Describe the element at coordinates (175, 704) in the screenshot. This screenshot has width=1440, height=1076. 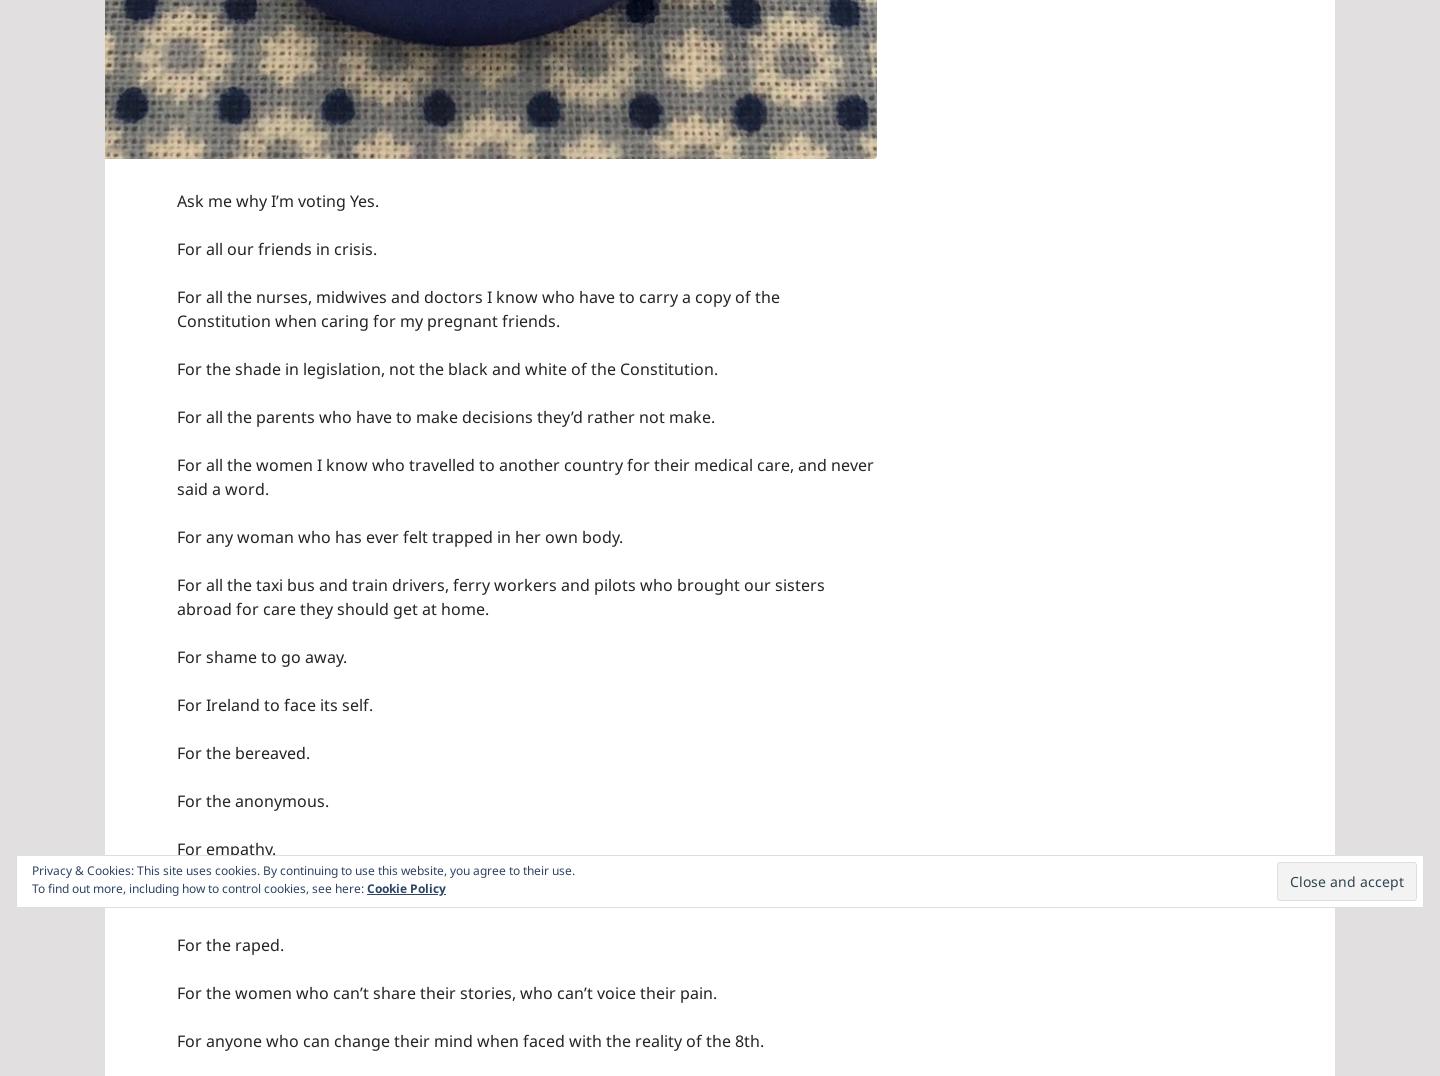
I see `'For Ireland to face its self.'` at that location.